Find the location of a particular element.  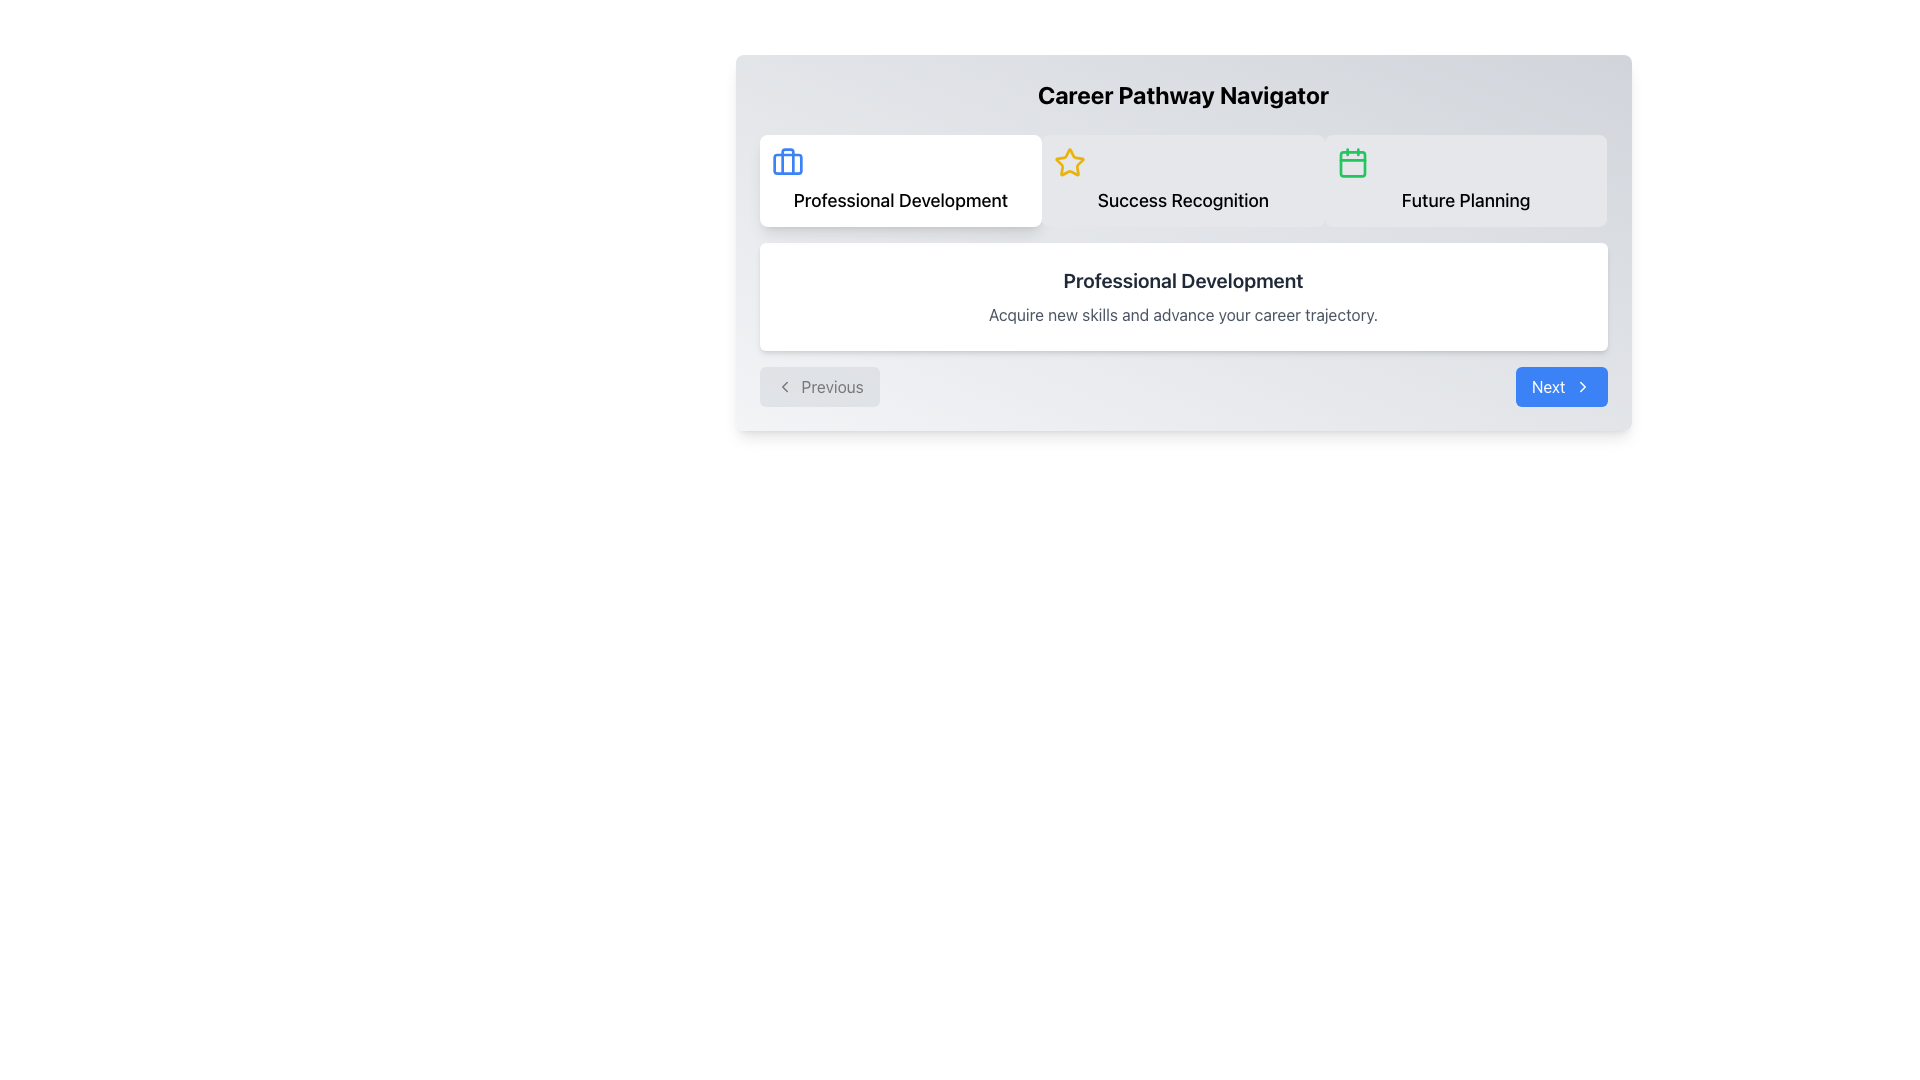

the graphical icon for navigation located adjacent to the 'Previous' button in the bottom-left of the interface is located at coordinates (783, 386).